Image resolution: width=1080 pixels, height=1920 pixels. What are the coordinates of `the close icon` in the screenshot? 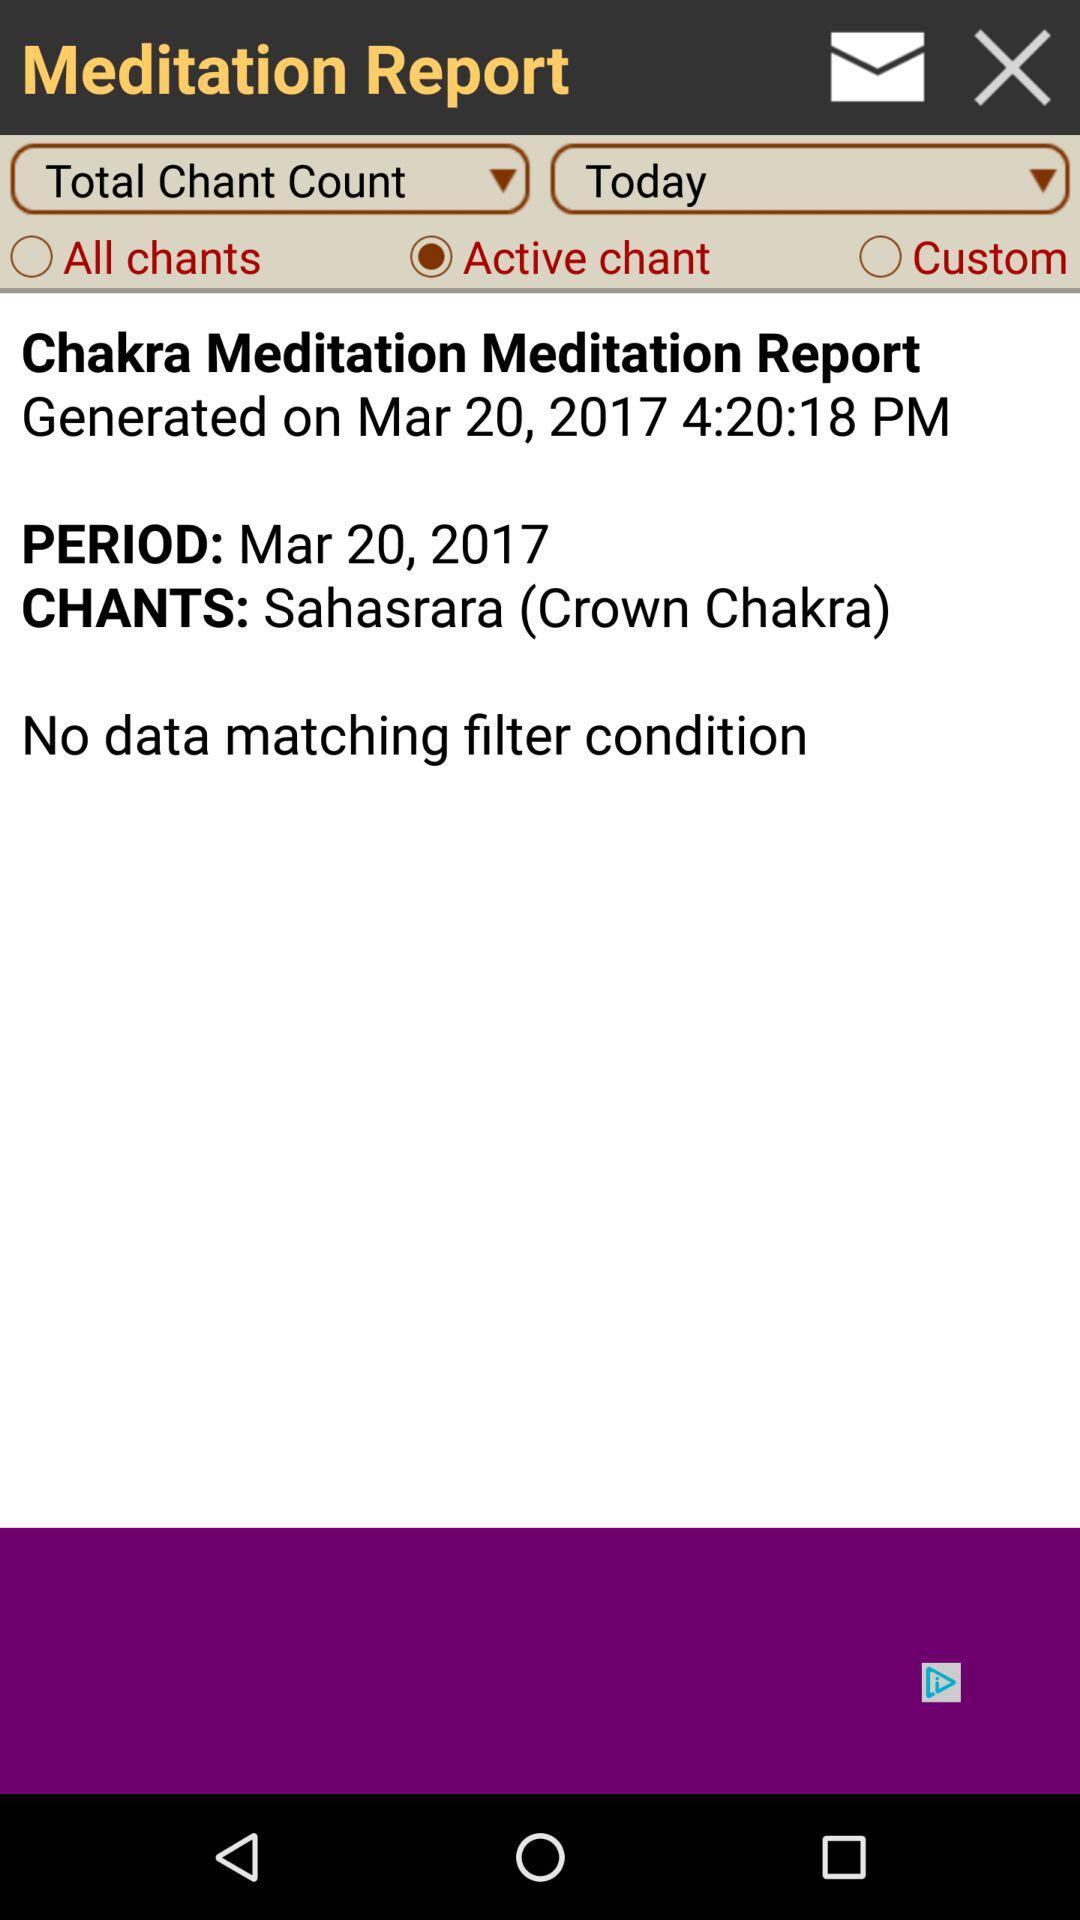 It's located at (1012, 72).